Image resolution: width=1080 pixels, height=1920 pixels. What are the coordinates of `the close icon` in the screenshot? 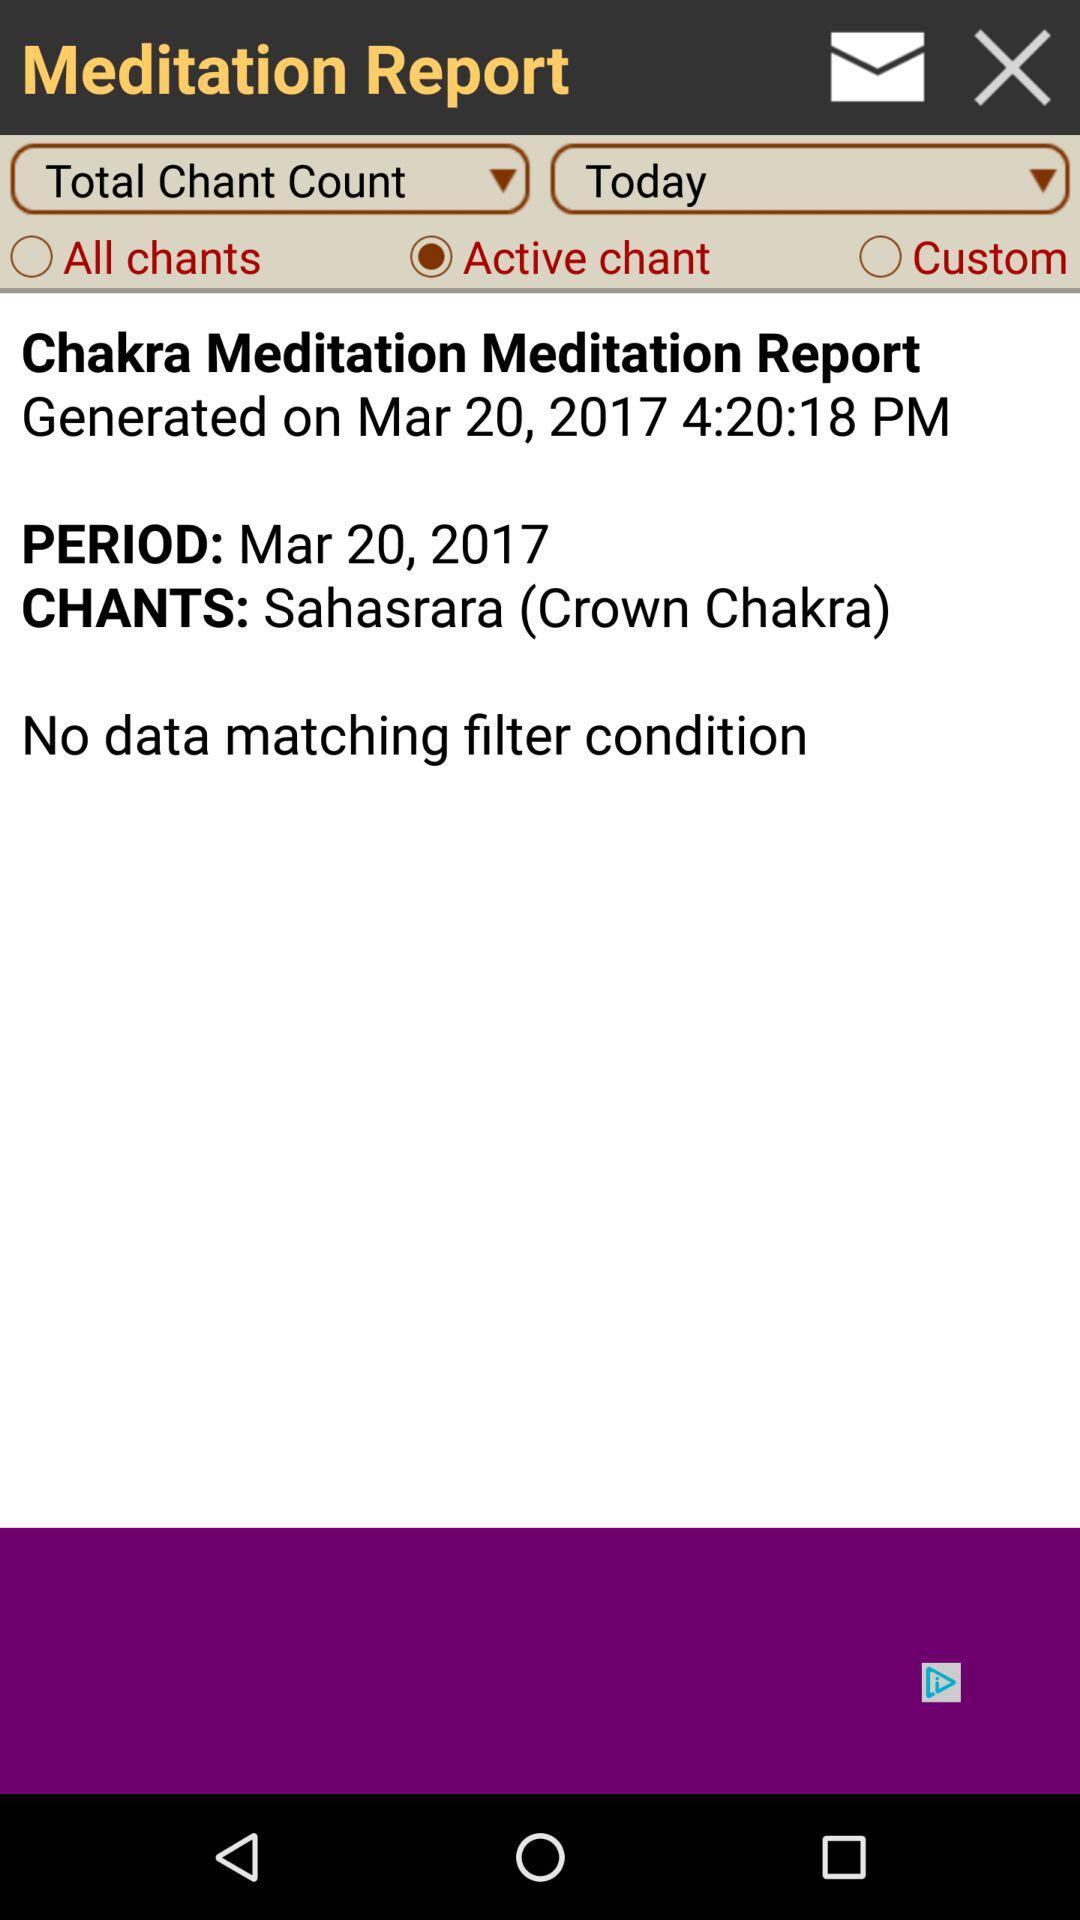 It's located at (1012, 72).